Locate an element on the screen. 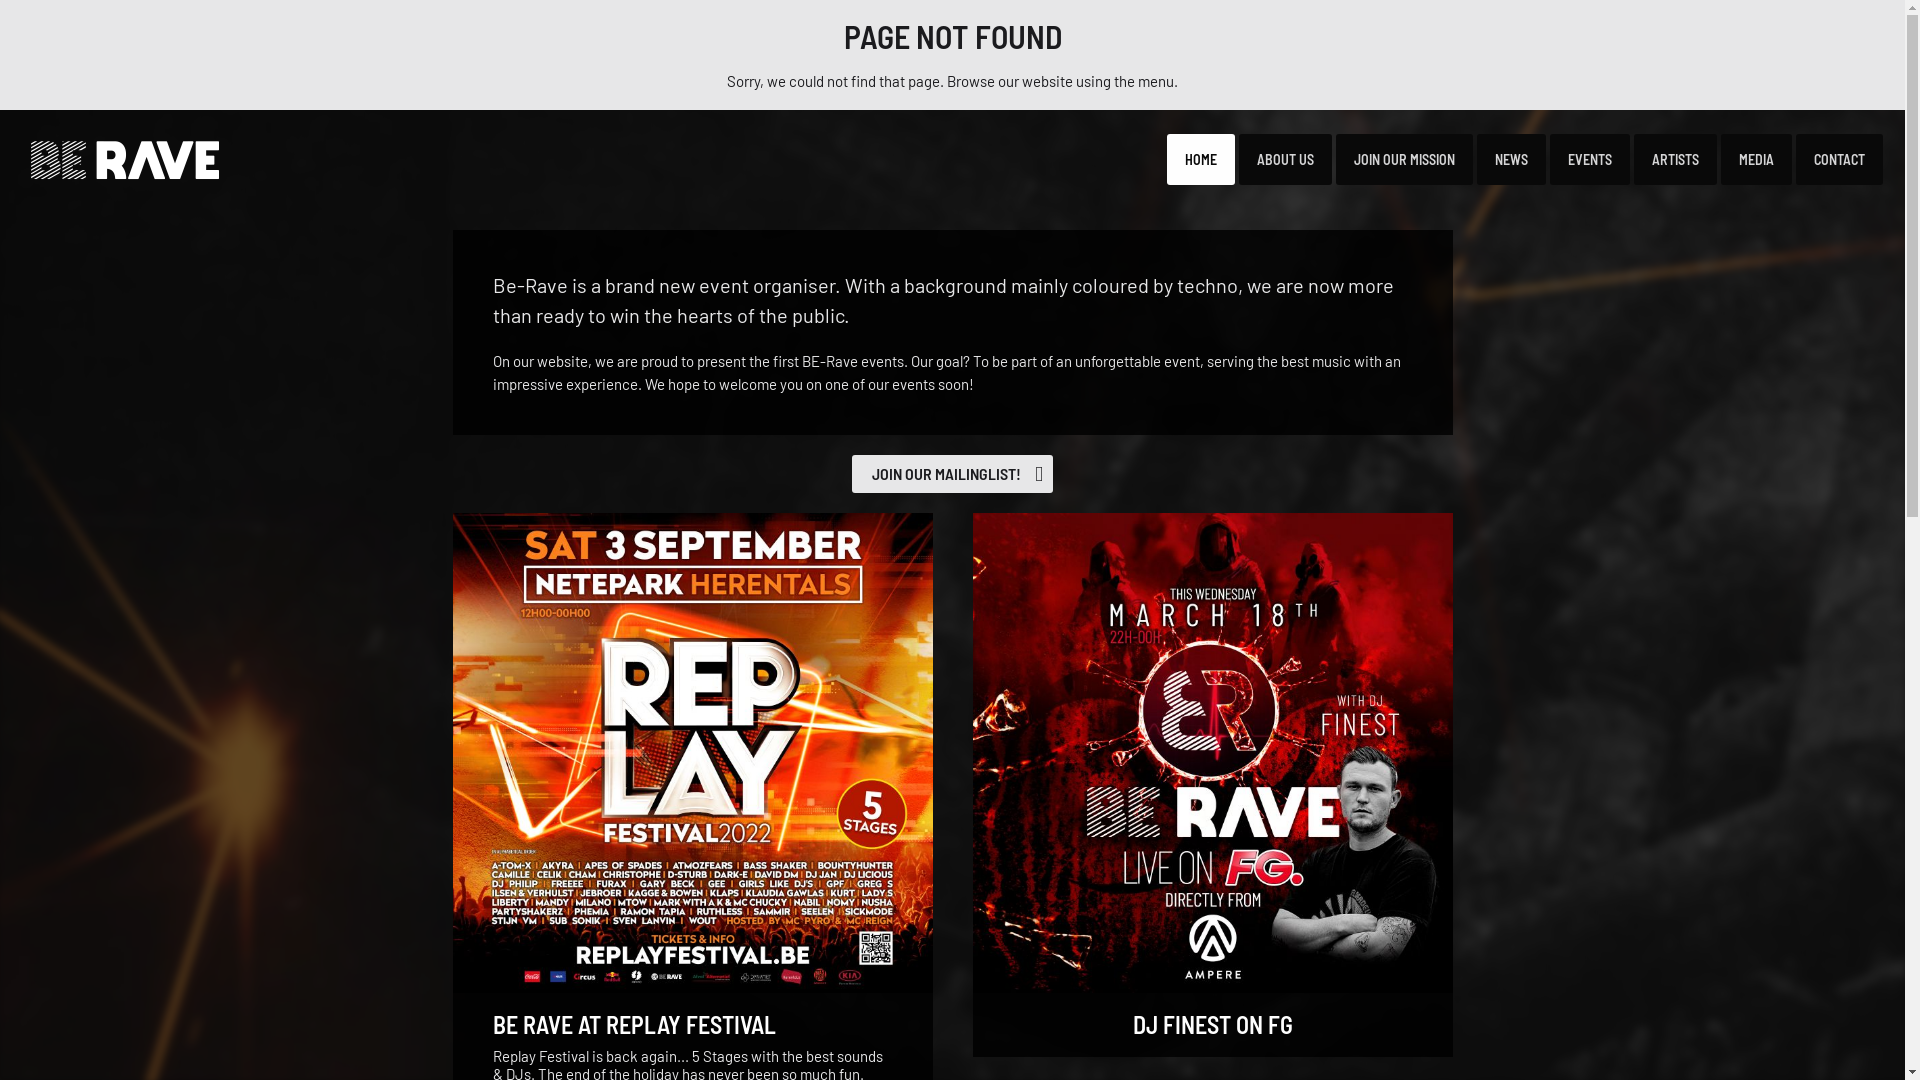 The width and height of the screenshot is (1920, 1080). 'HOME' is located at coordinates (1200, 158).